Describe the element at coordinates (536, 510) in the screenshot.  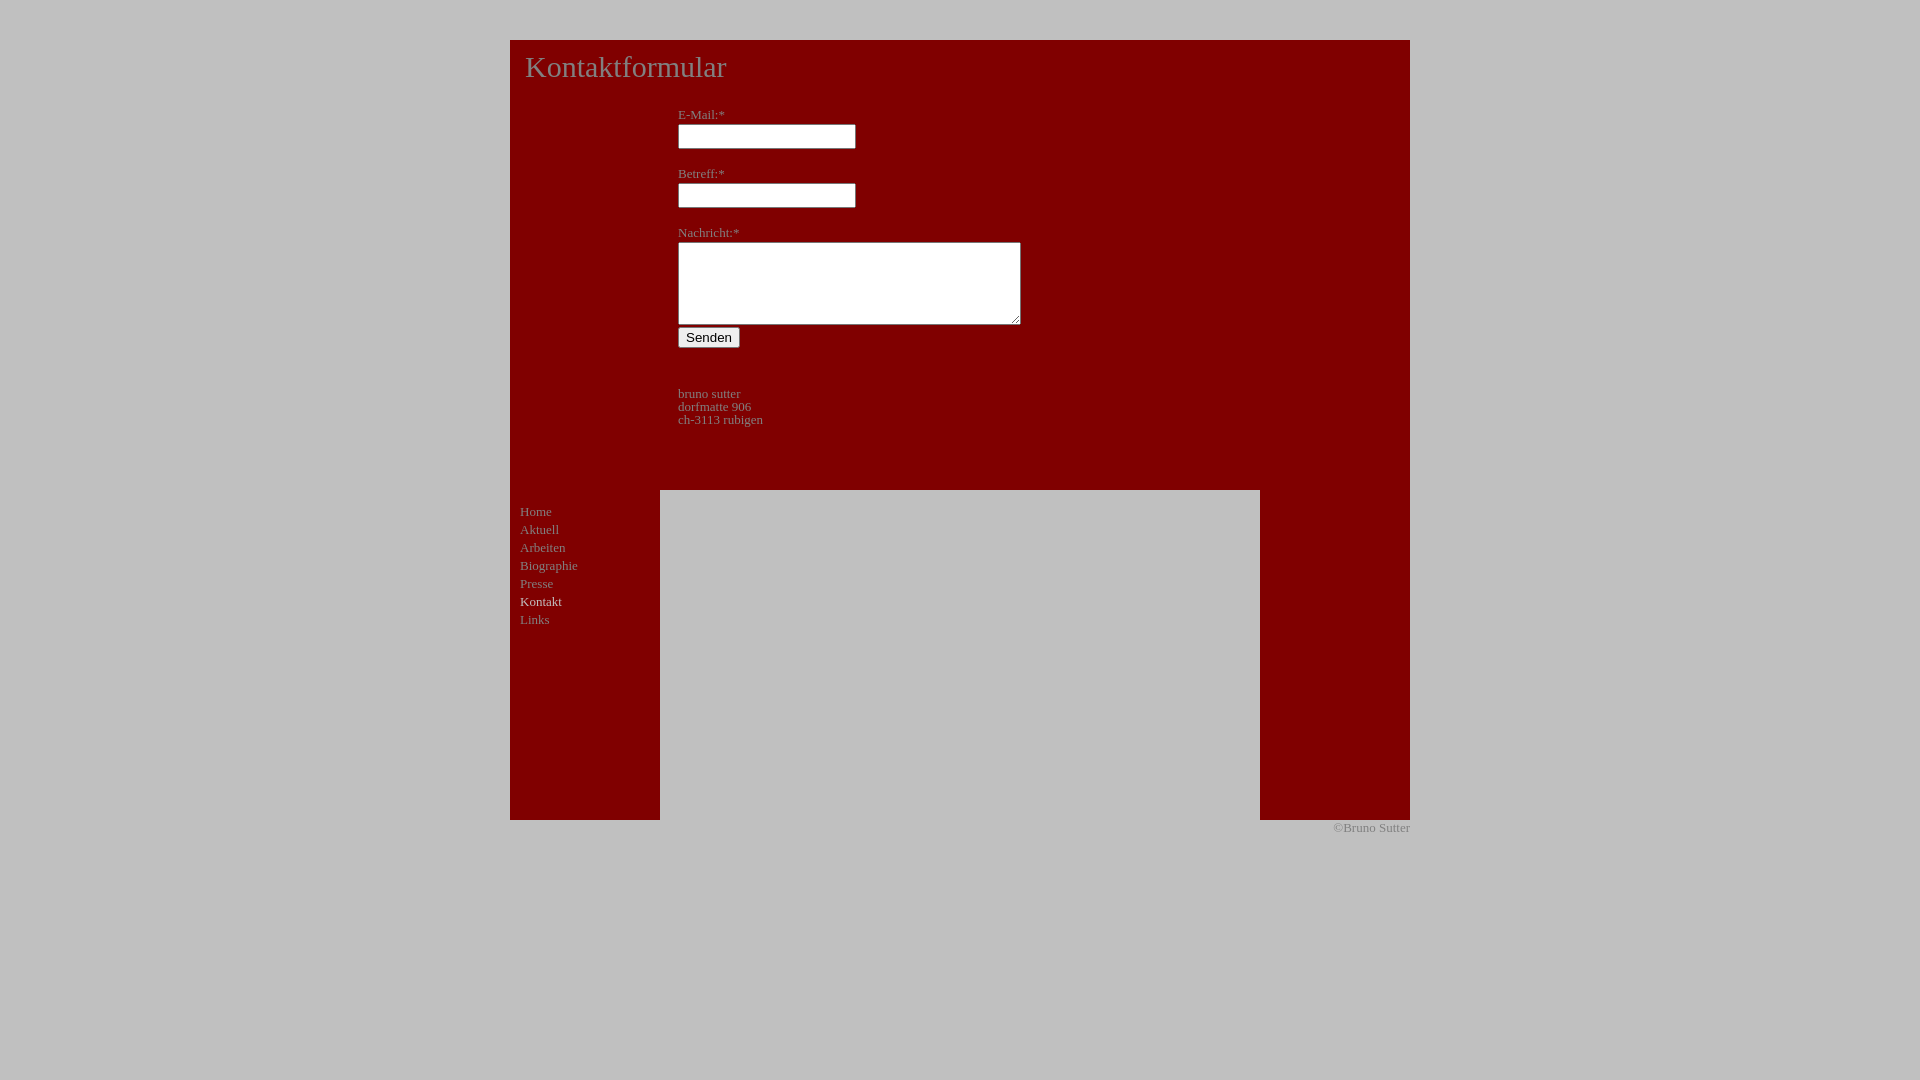
I see `'Home'` at that location.